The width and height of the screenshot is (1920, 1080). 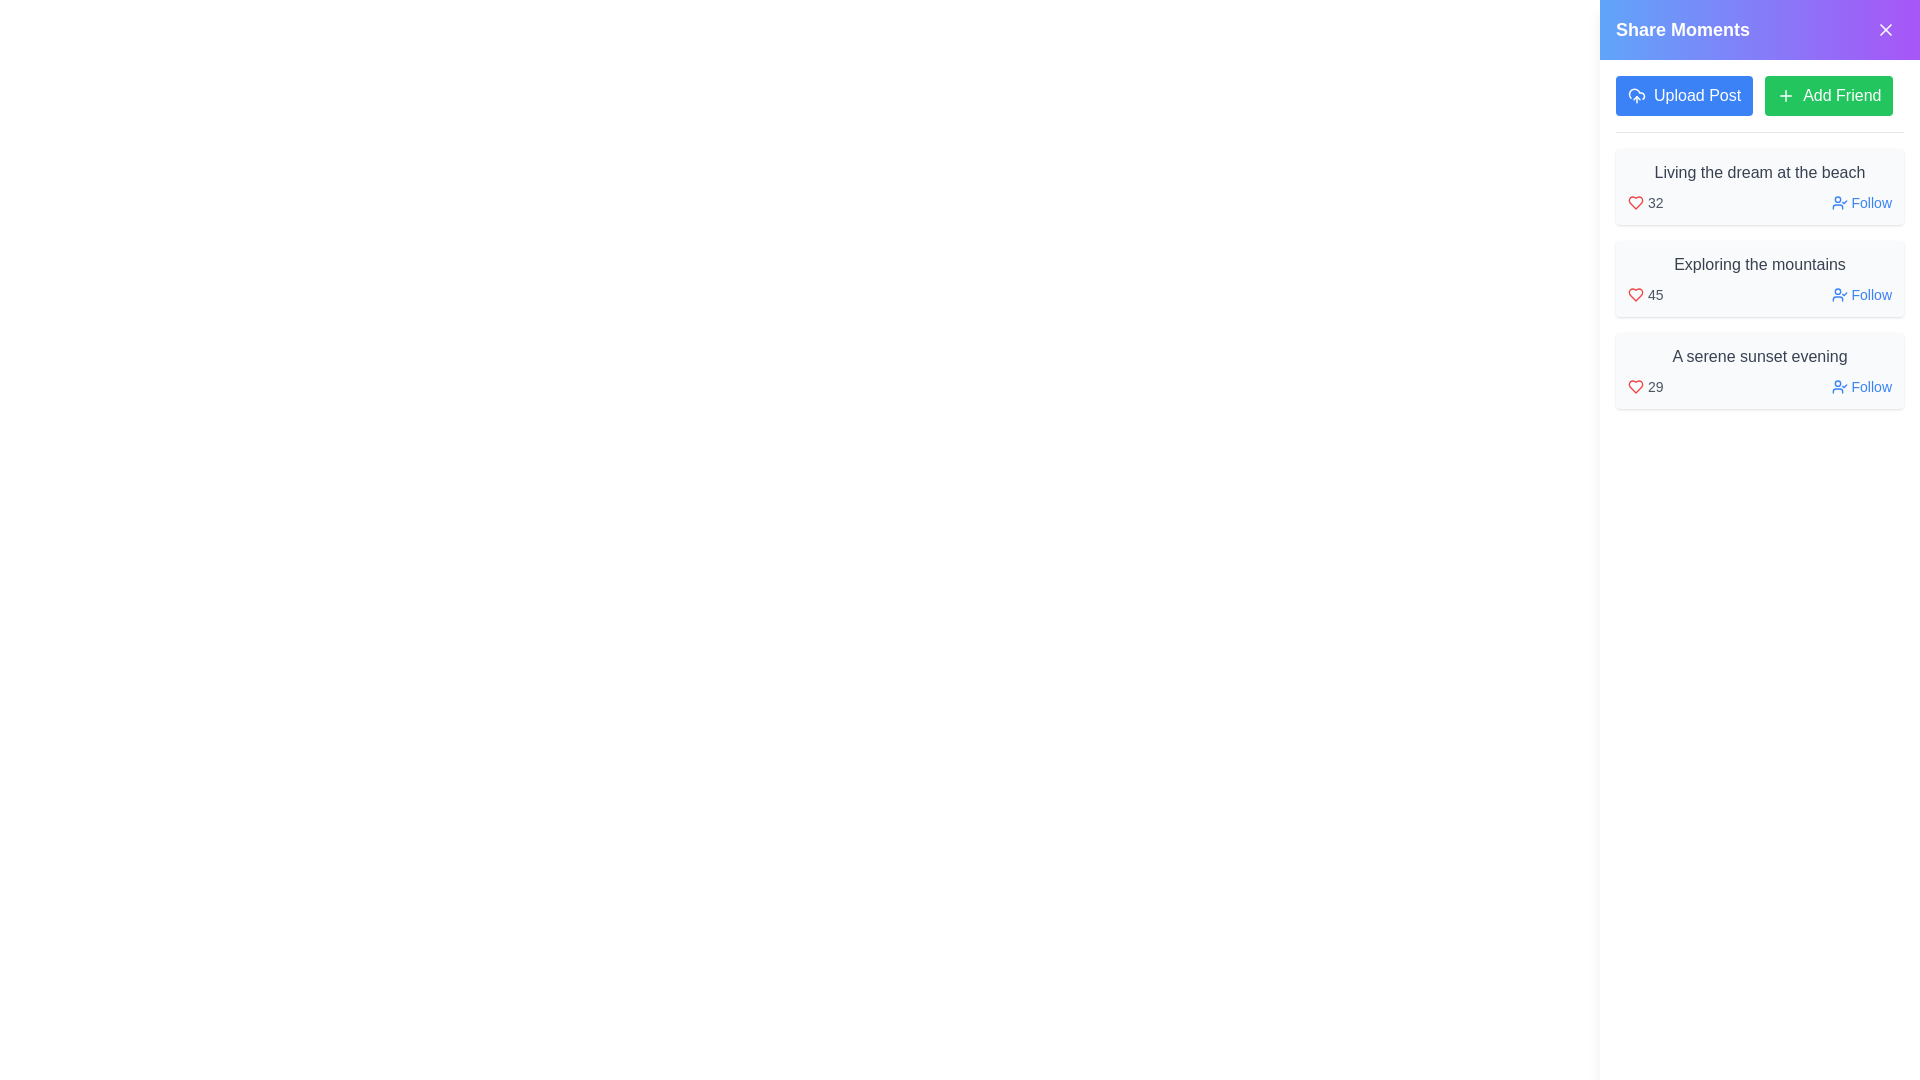 I want to click on the heart icon with a red stroke located in the right sidebar, next to the counter text '32', to express appreciation, so click(x=1636, y=203).